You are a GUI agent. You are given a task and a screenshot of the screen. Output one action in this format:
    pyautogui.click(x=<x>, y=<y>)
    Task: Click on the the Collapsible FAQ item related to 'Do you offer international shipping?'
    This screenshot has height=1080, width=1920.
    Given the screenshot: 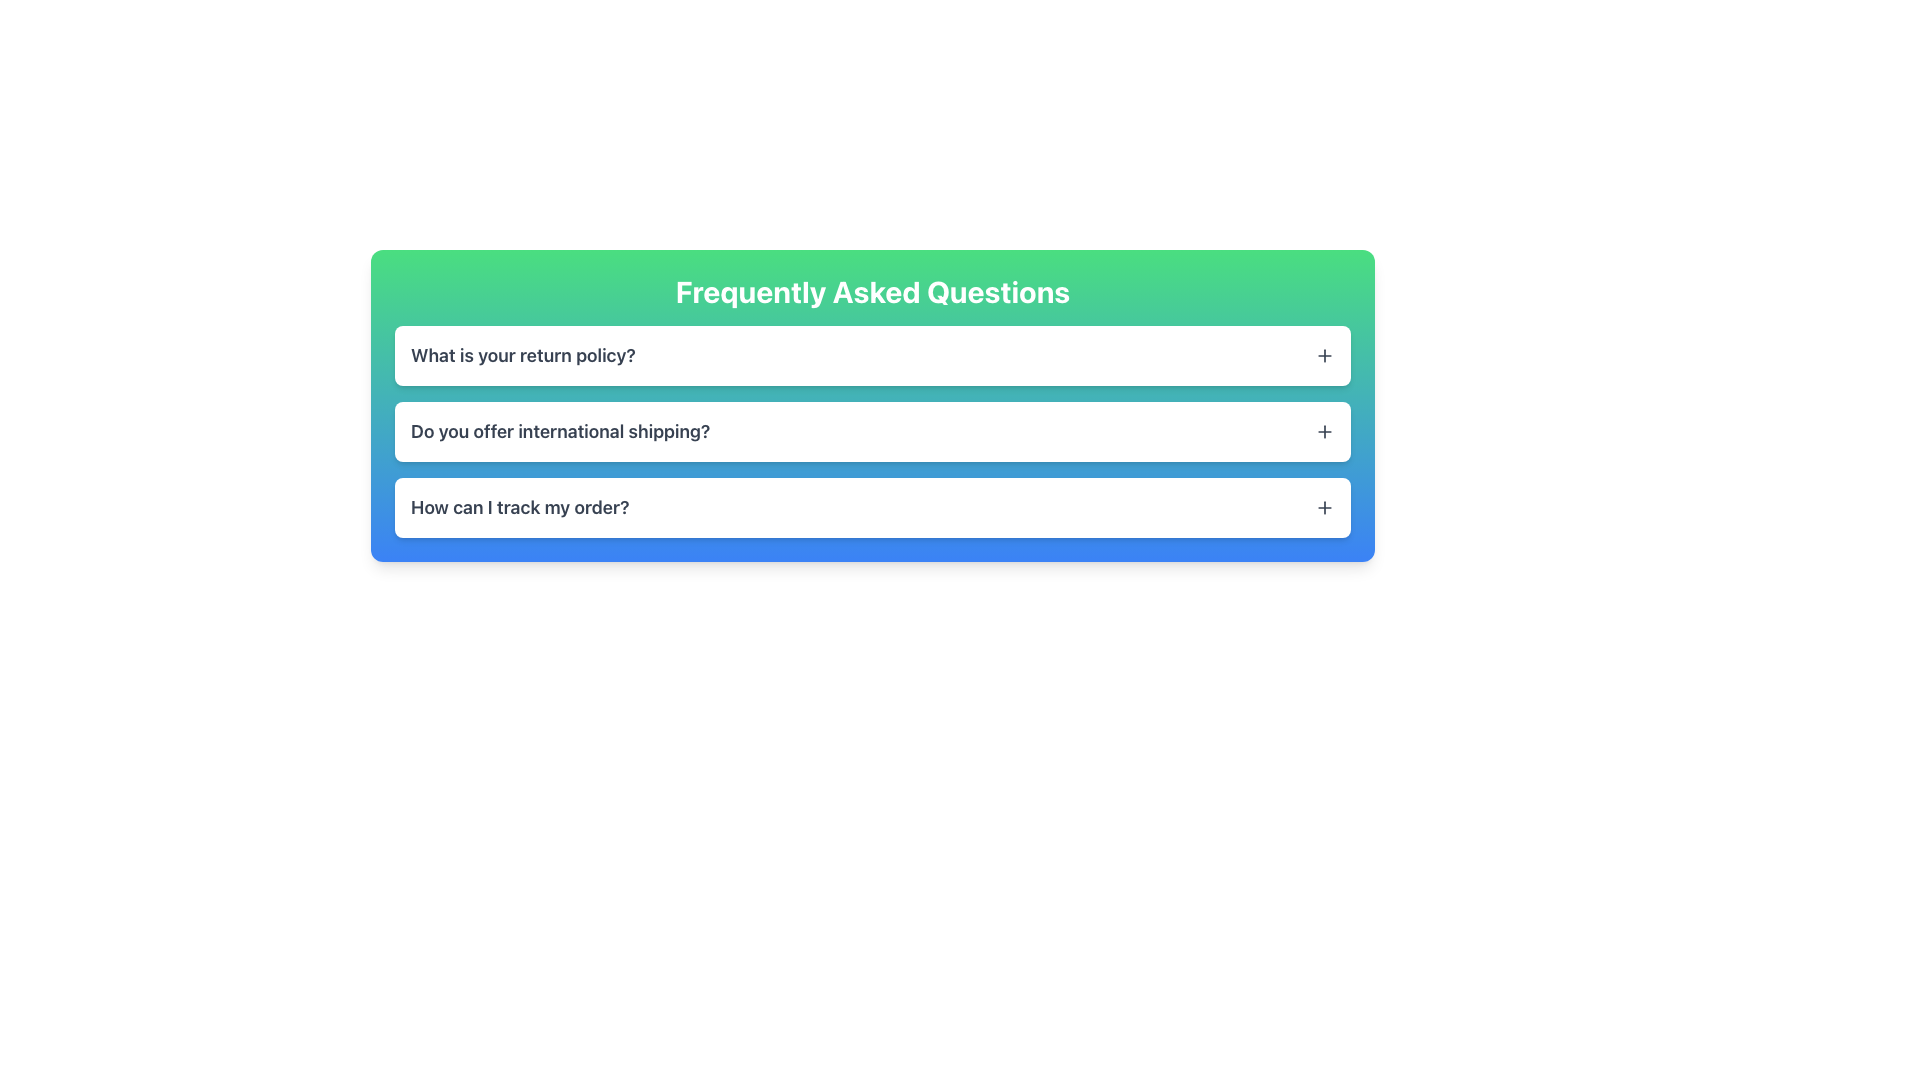 What is the action you would take?
    pyautogui.click(x=873, y=431)
    